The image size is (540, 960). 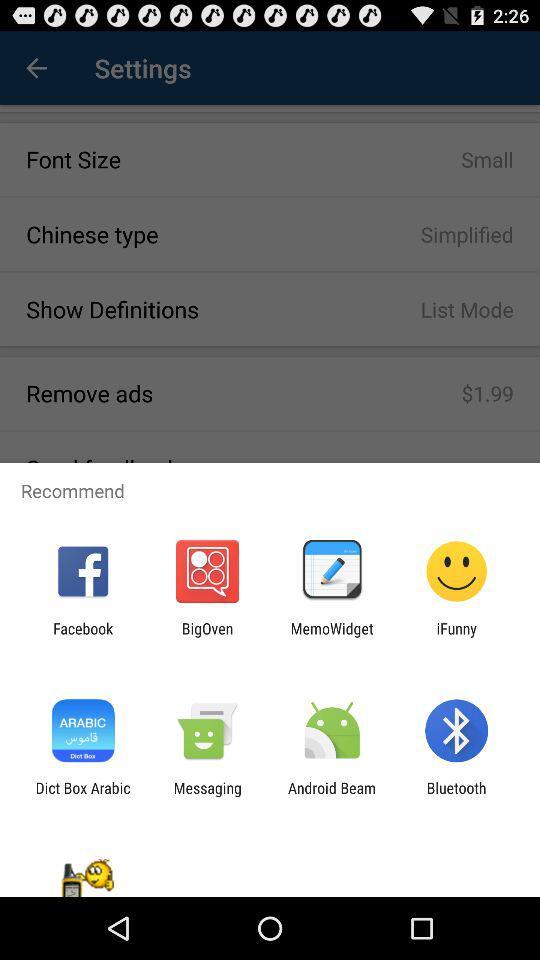 I want to click on icon next to bigoven, so click(x=82, y=636).